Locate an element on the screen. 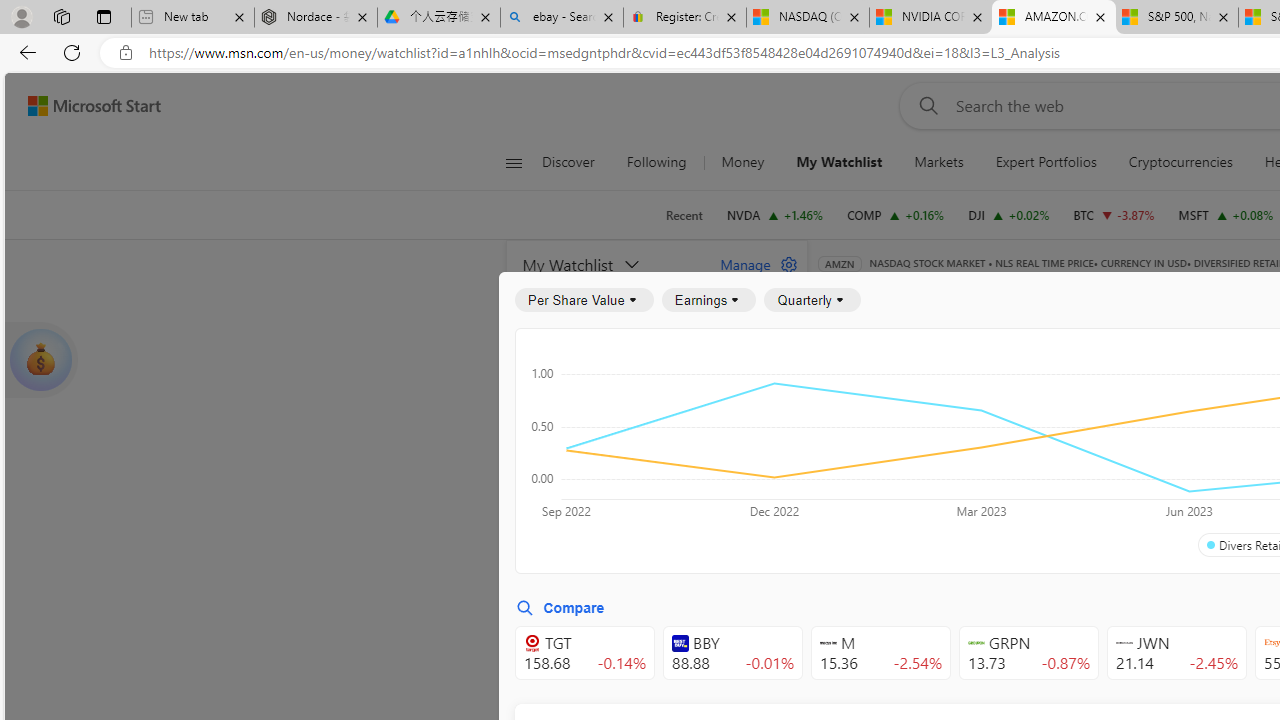 Image resolution: width=1280 pixels, height=720 pixels. 'My Watchlist' is located at coordinates (839, 162).